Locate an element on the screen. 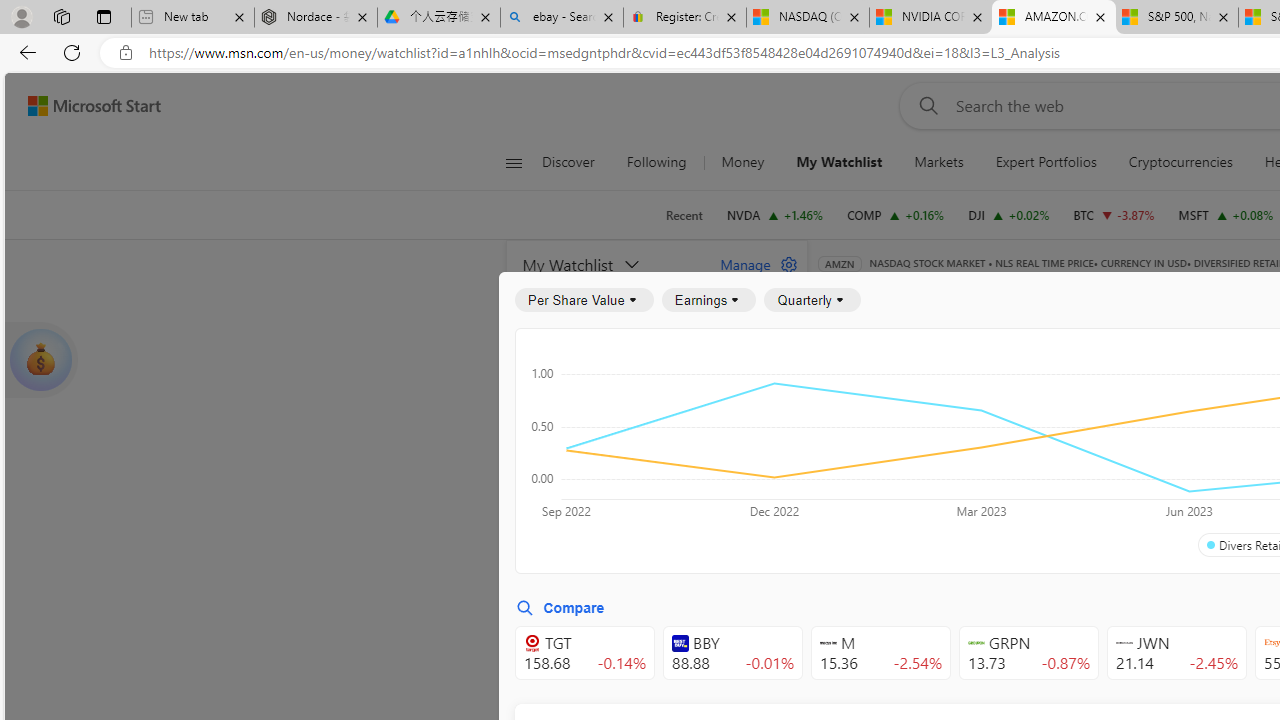 Image resolution: width=1280 pixels, height=720 pixels. 'My Watchlist' is located at coordinates (839, 162).